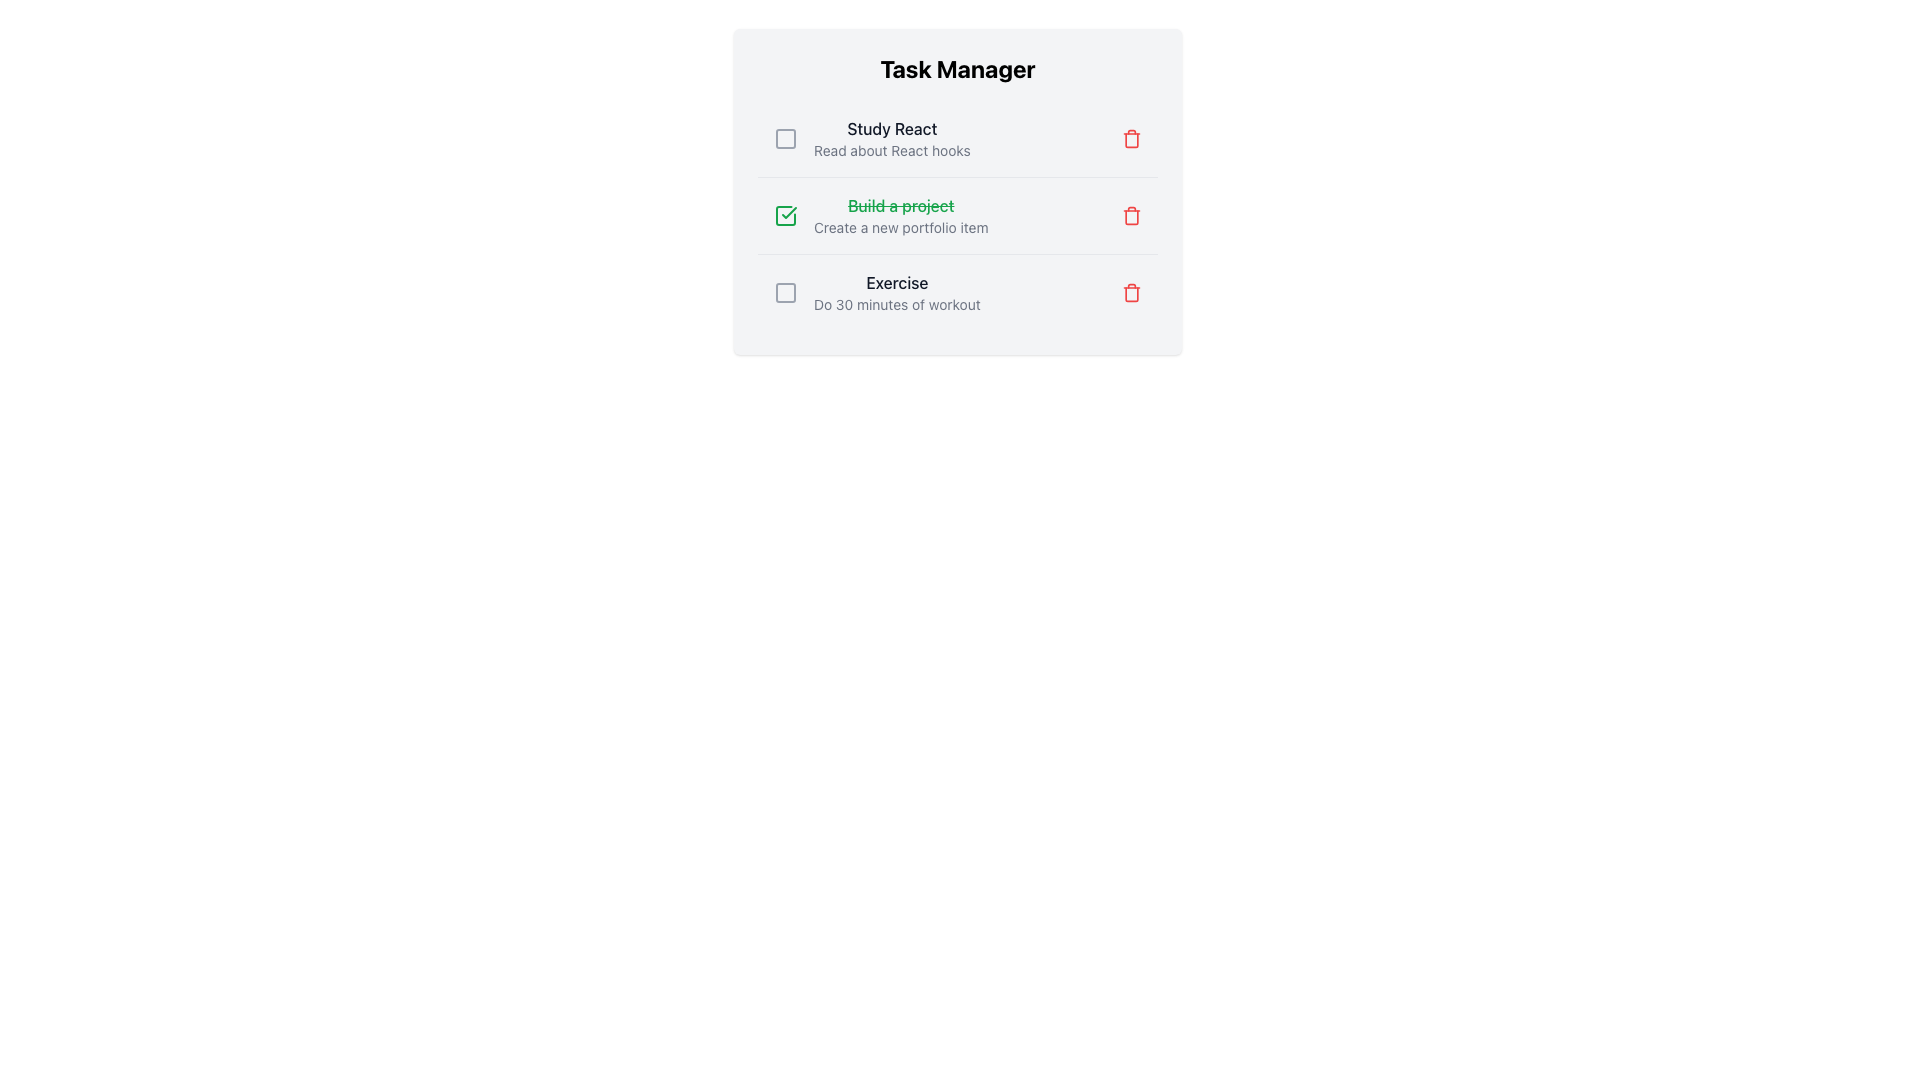 This screenshot has width=1920, height=1080. Describe the element at coordinates (872, 137) in the screenshot. I see `the list item titled 'Study React'` at that location.